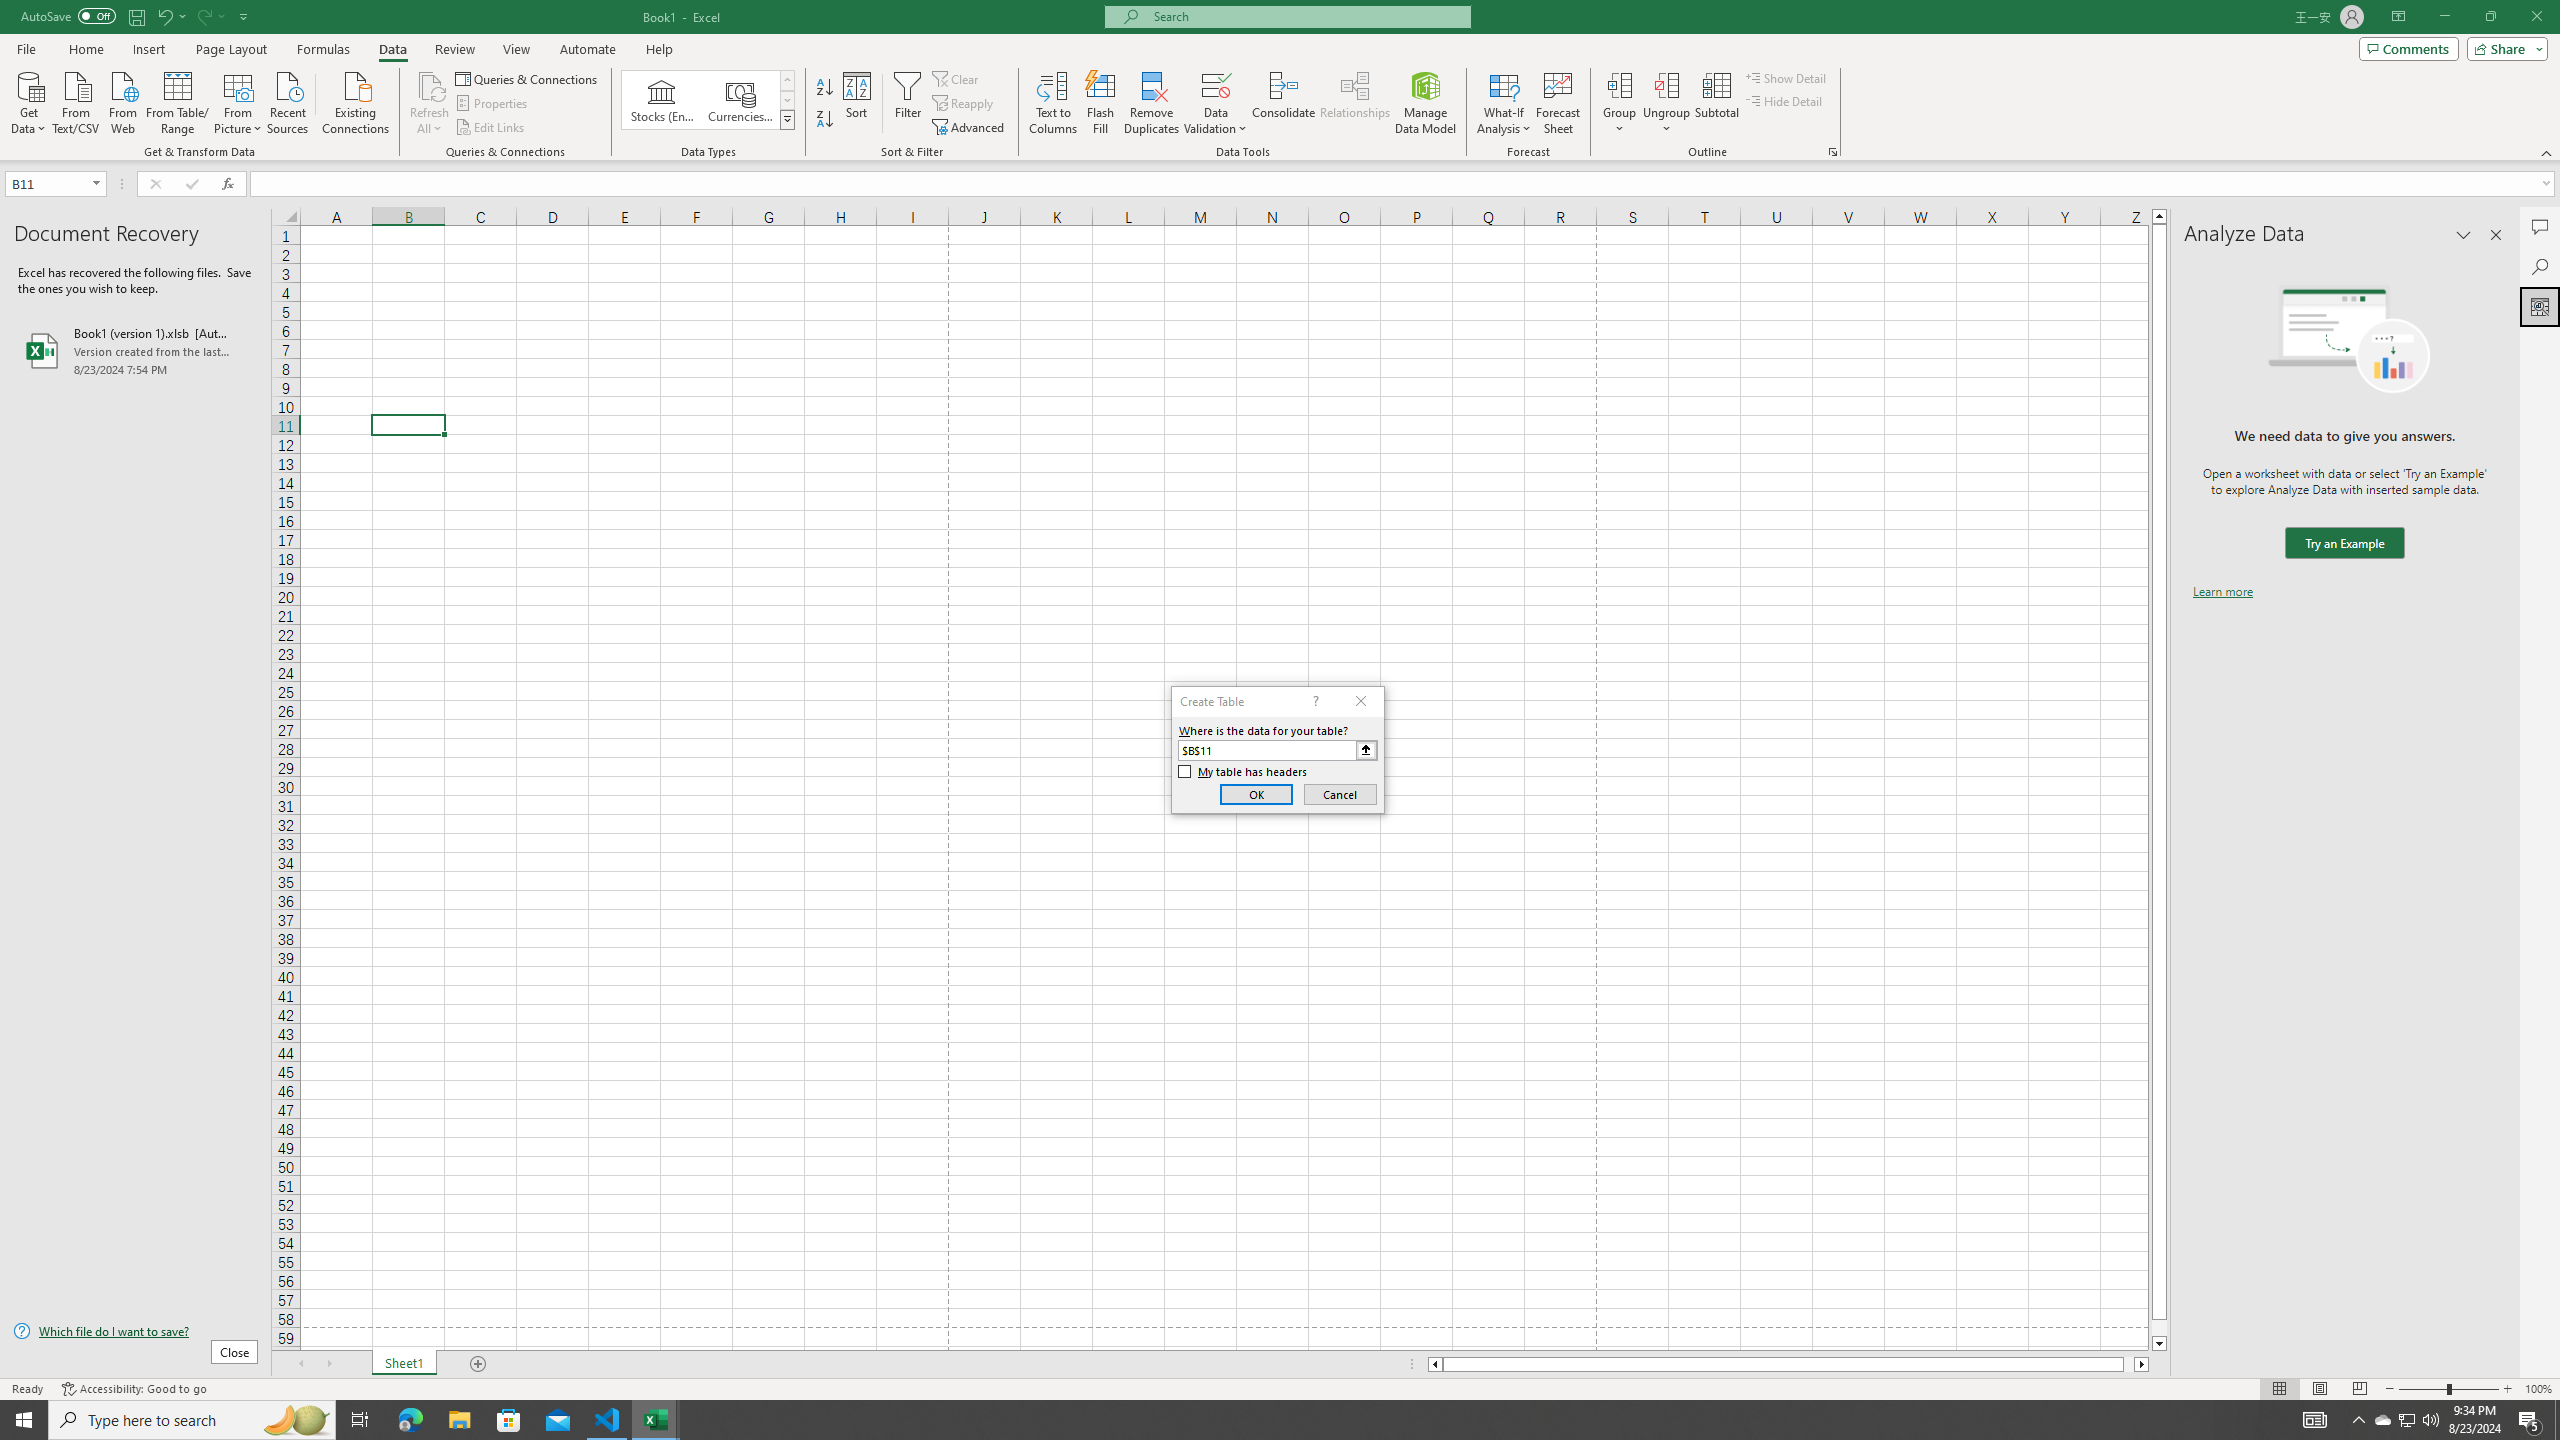  What do you see at coordinates (239, 100) in the screenshot?
I see `'From Picture'` at bounding box center [239, 100].